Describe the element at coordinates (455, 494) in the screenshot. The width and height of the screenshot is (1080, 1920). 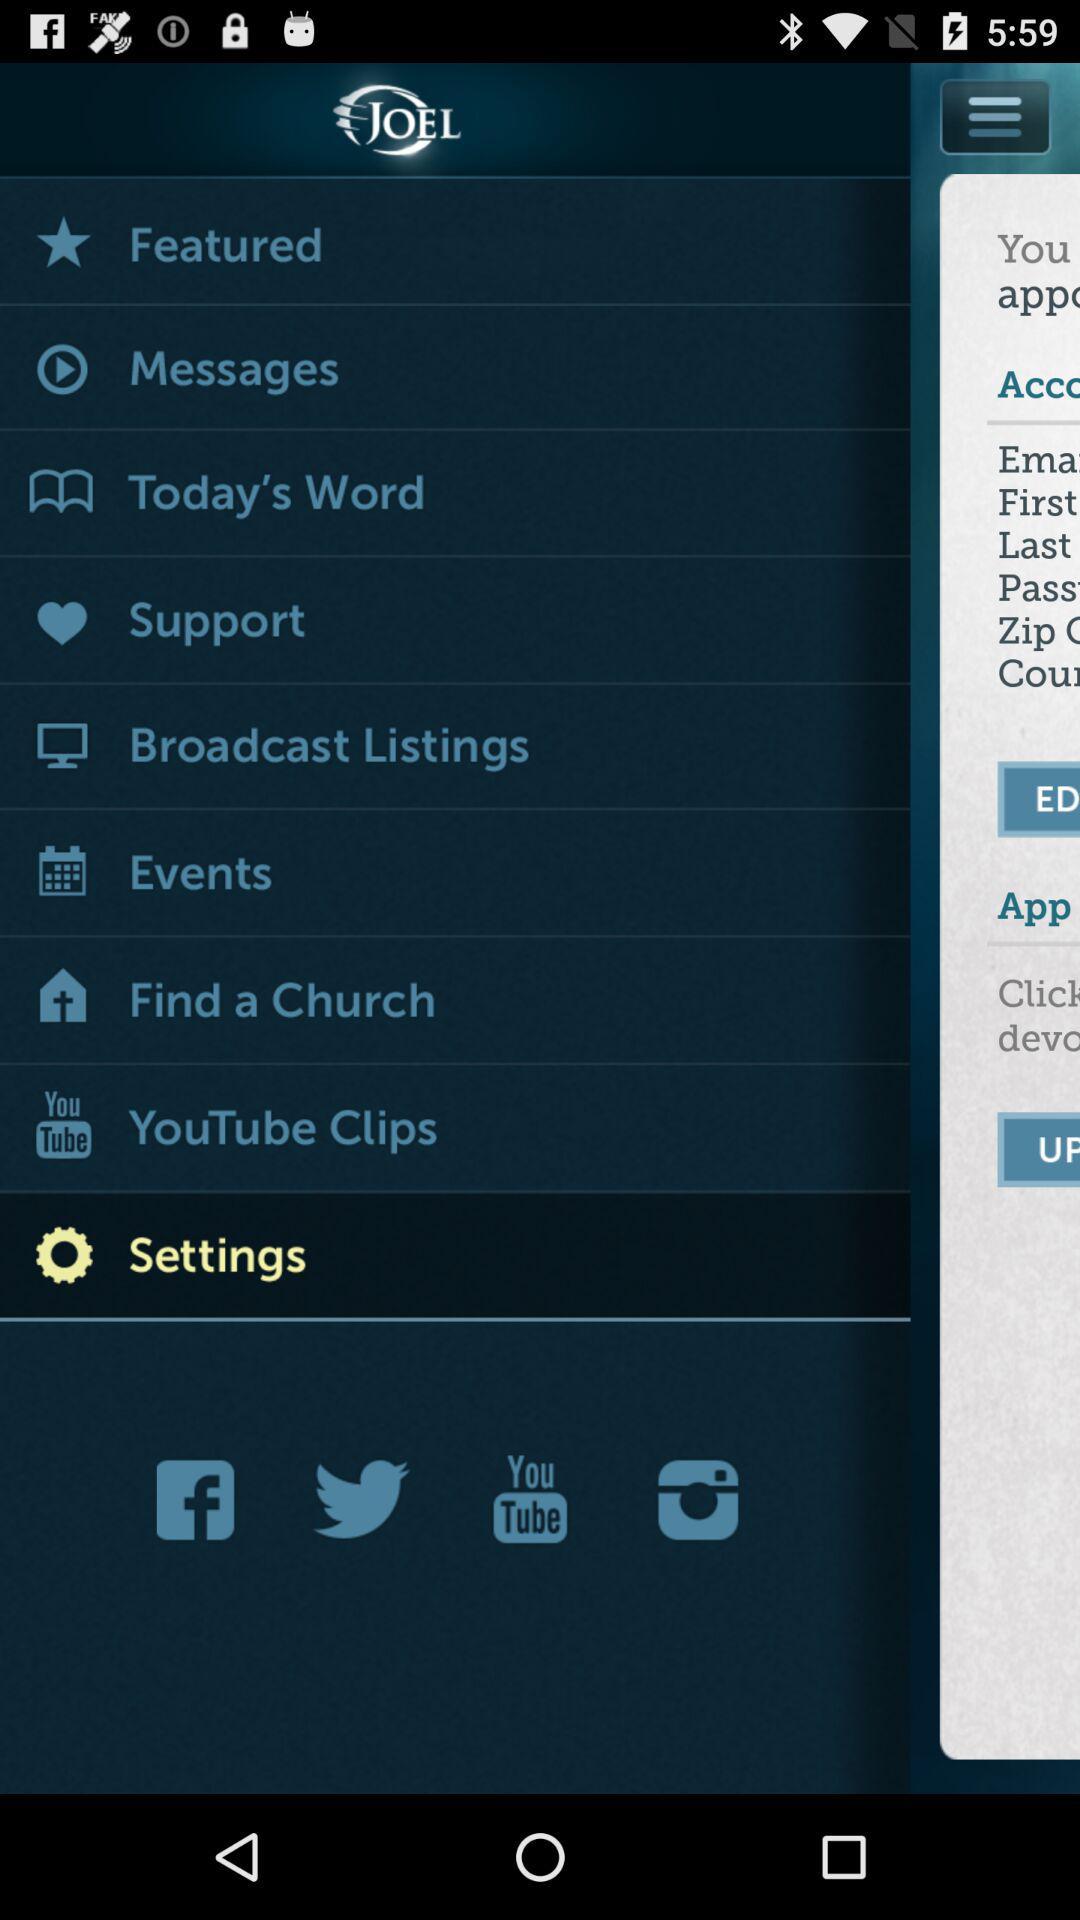
I see `content related to today 's world` at that location.